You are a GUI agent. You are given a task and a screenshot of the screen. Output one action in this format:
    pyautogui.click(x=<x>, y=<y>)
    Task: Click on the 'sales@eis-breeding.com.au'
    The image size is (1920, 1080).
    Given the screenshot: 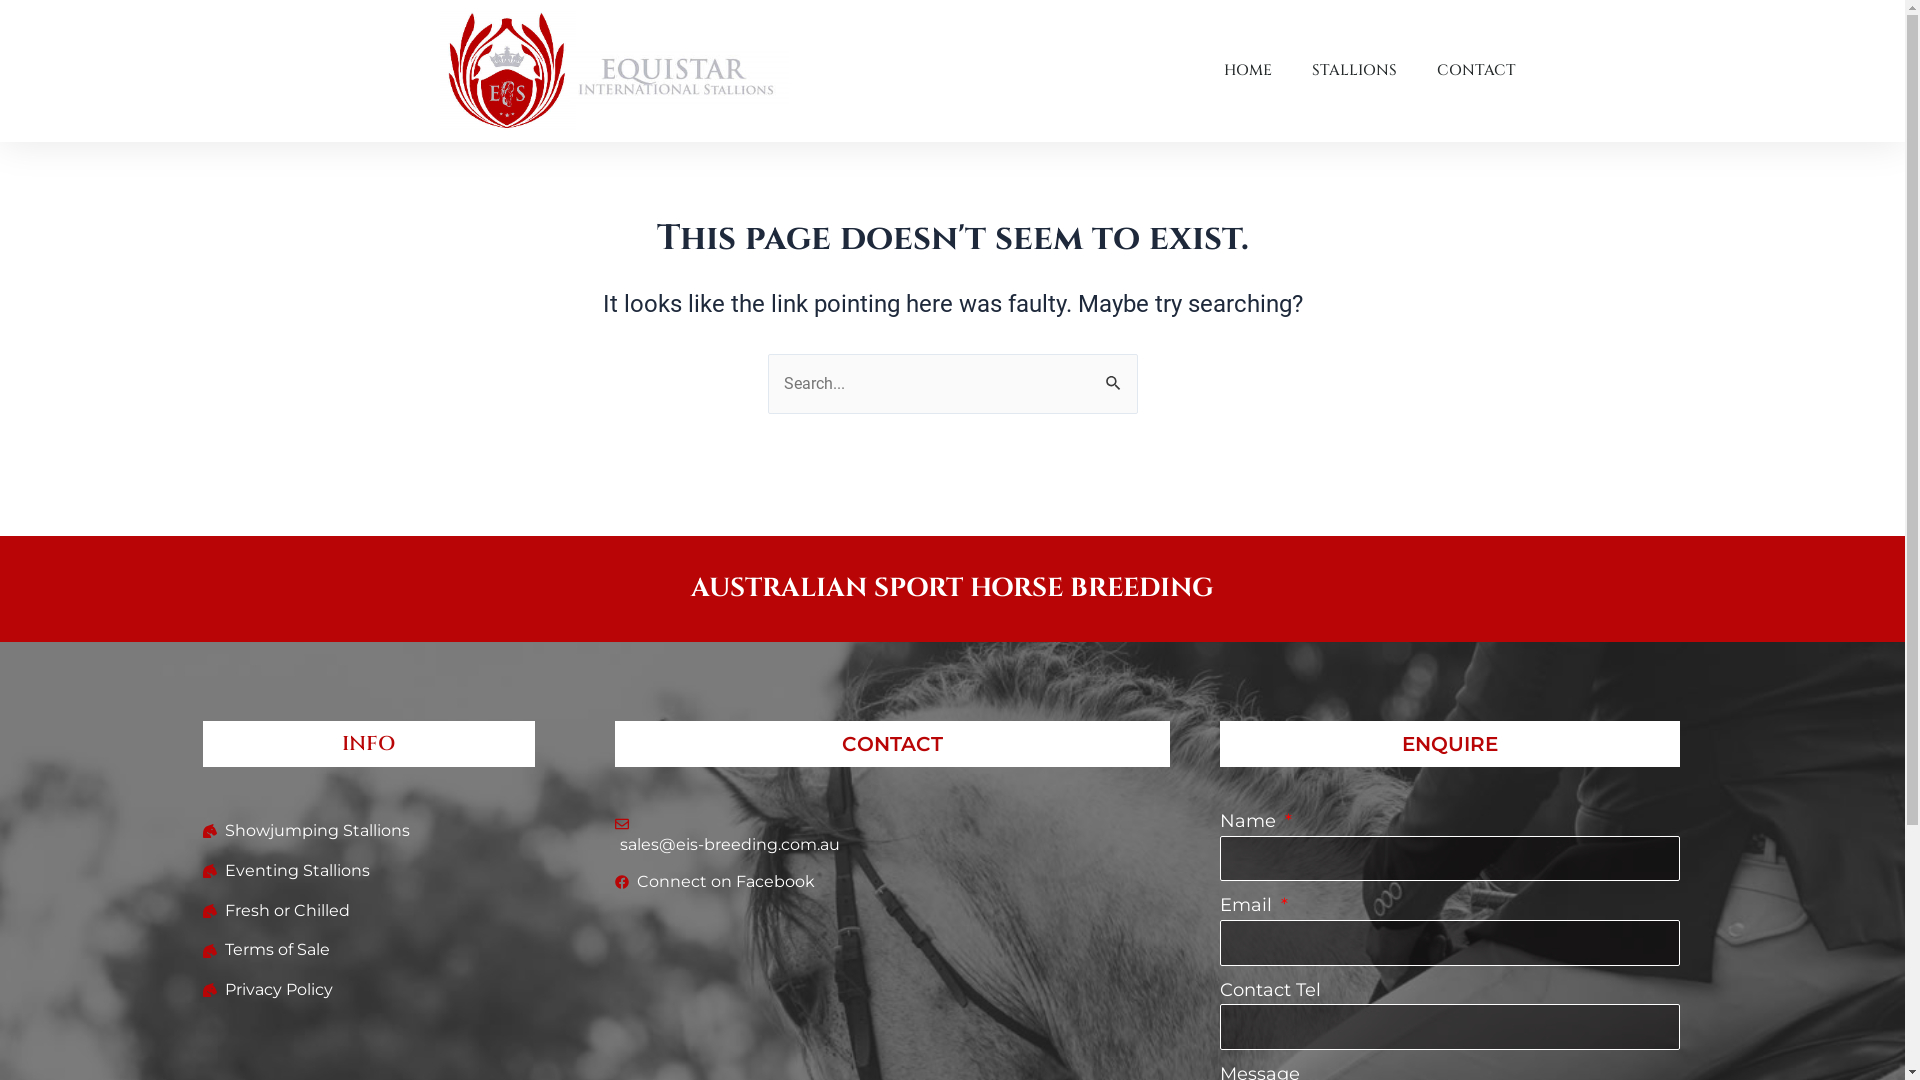 What is the action you would take?
    pyautogui.click(x=613, y=838)
    